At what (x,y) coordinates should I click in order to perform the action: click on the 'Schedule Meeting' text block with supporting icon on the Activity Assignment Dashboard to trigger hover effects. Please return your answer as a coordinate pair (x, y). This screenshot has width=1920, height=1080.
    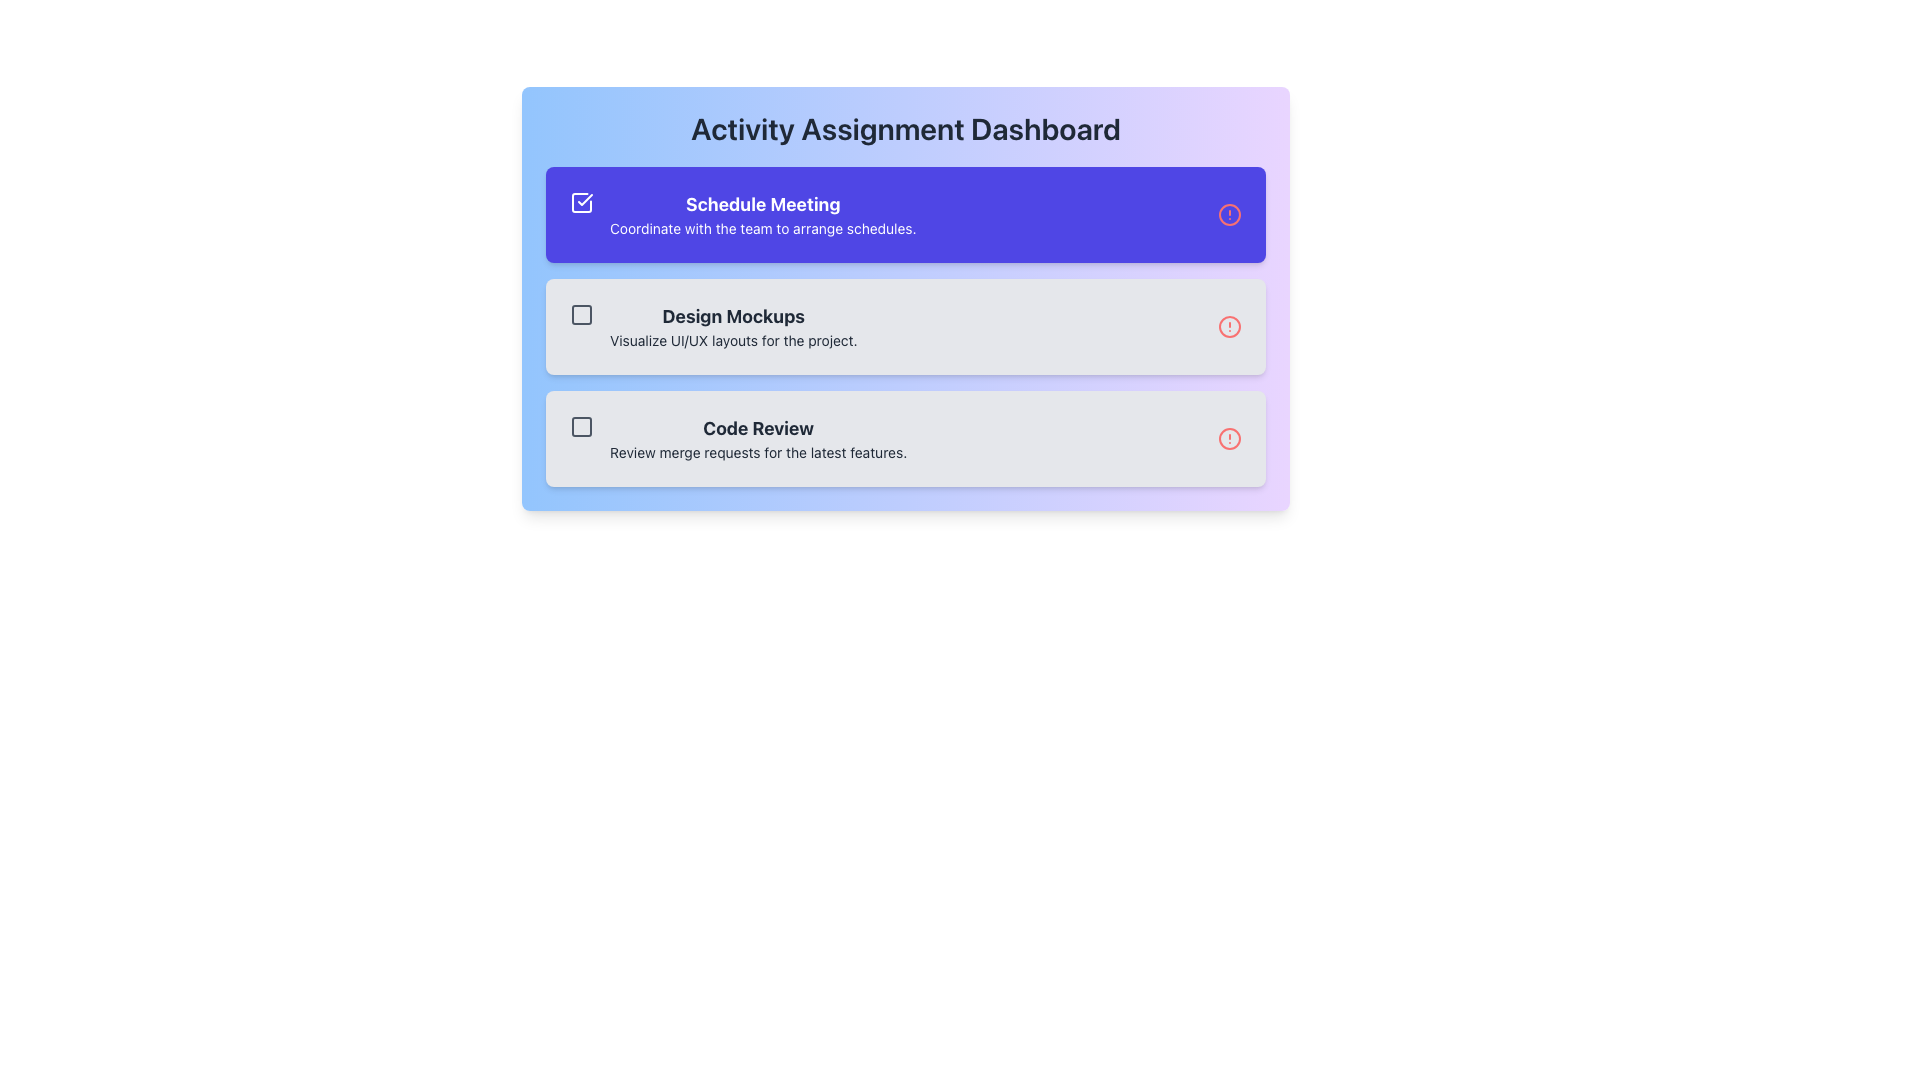
    Looking at the image, I should click on (742, 215).